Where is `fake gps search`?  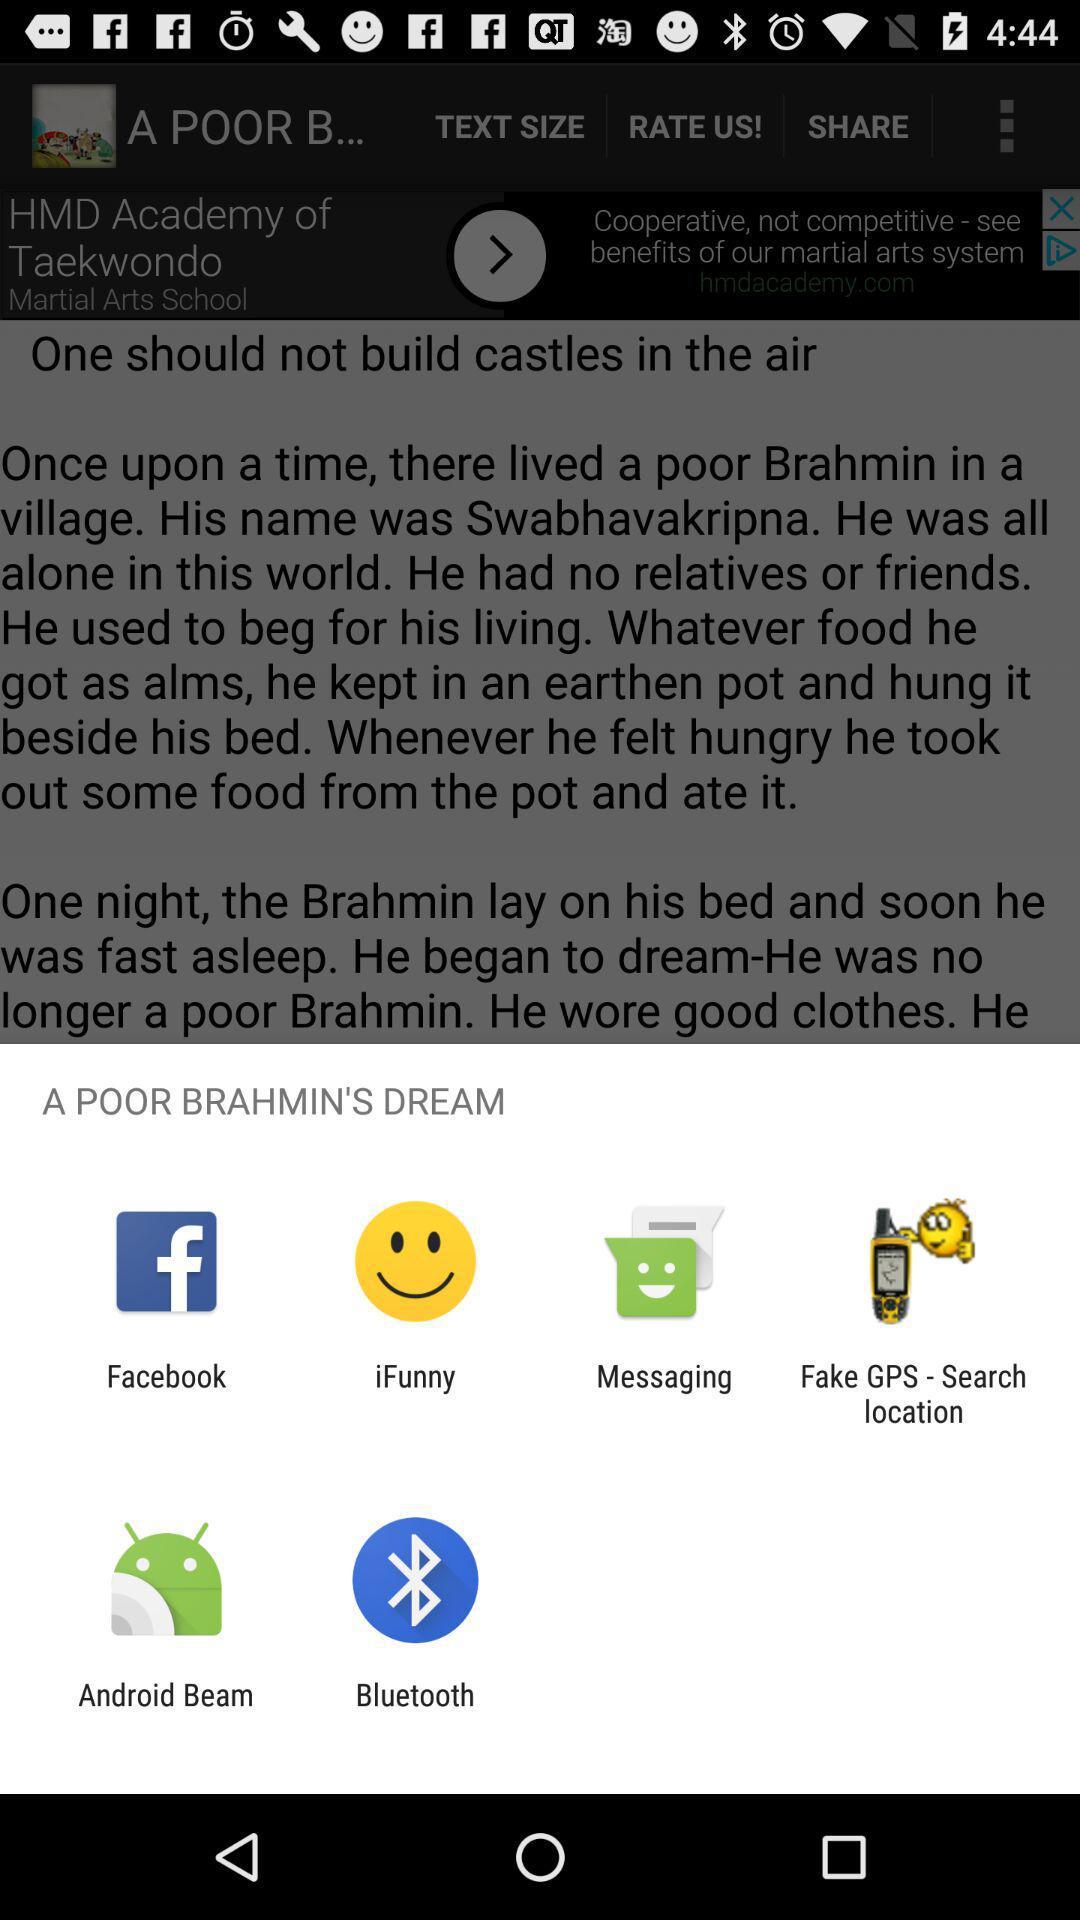
fake gps search is located at coordinates (913, 1392).